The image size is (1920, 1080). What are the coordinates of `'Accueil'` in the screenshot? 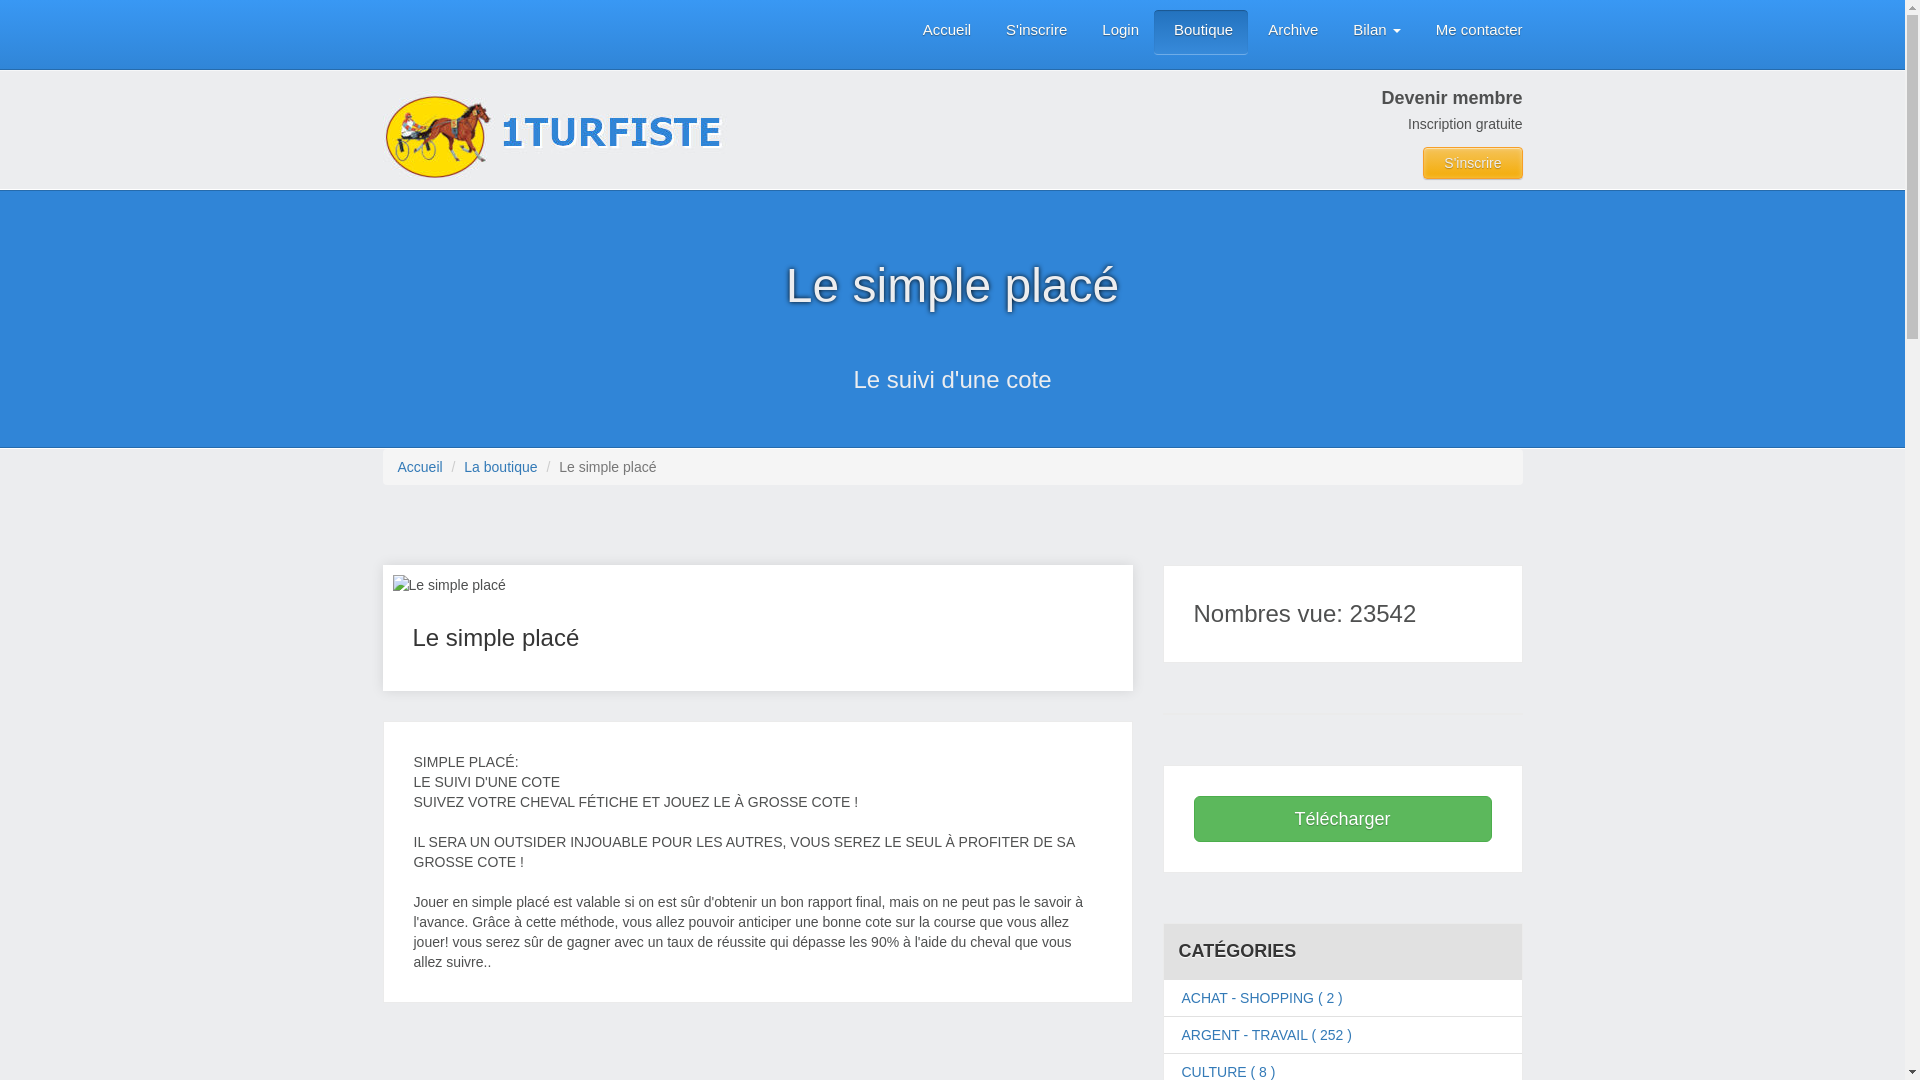 It's located at (419, 466).